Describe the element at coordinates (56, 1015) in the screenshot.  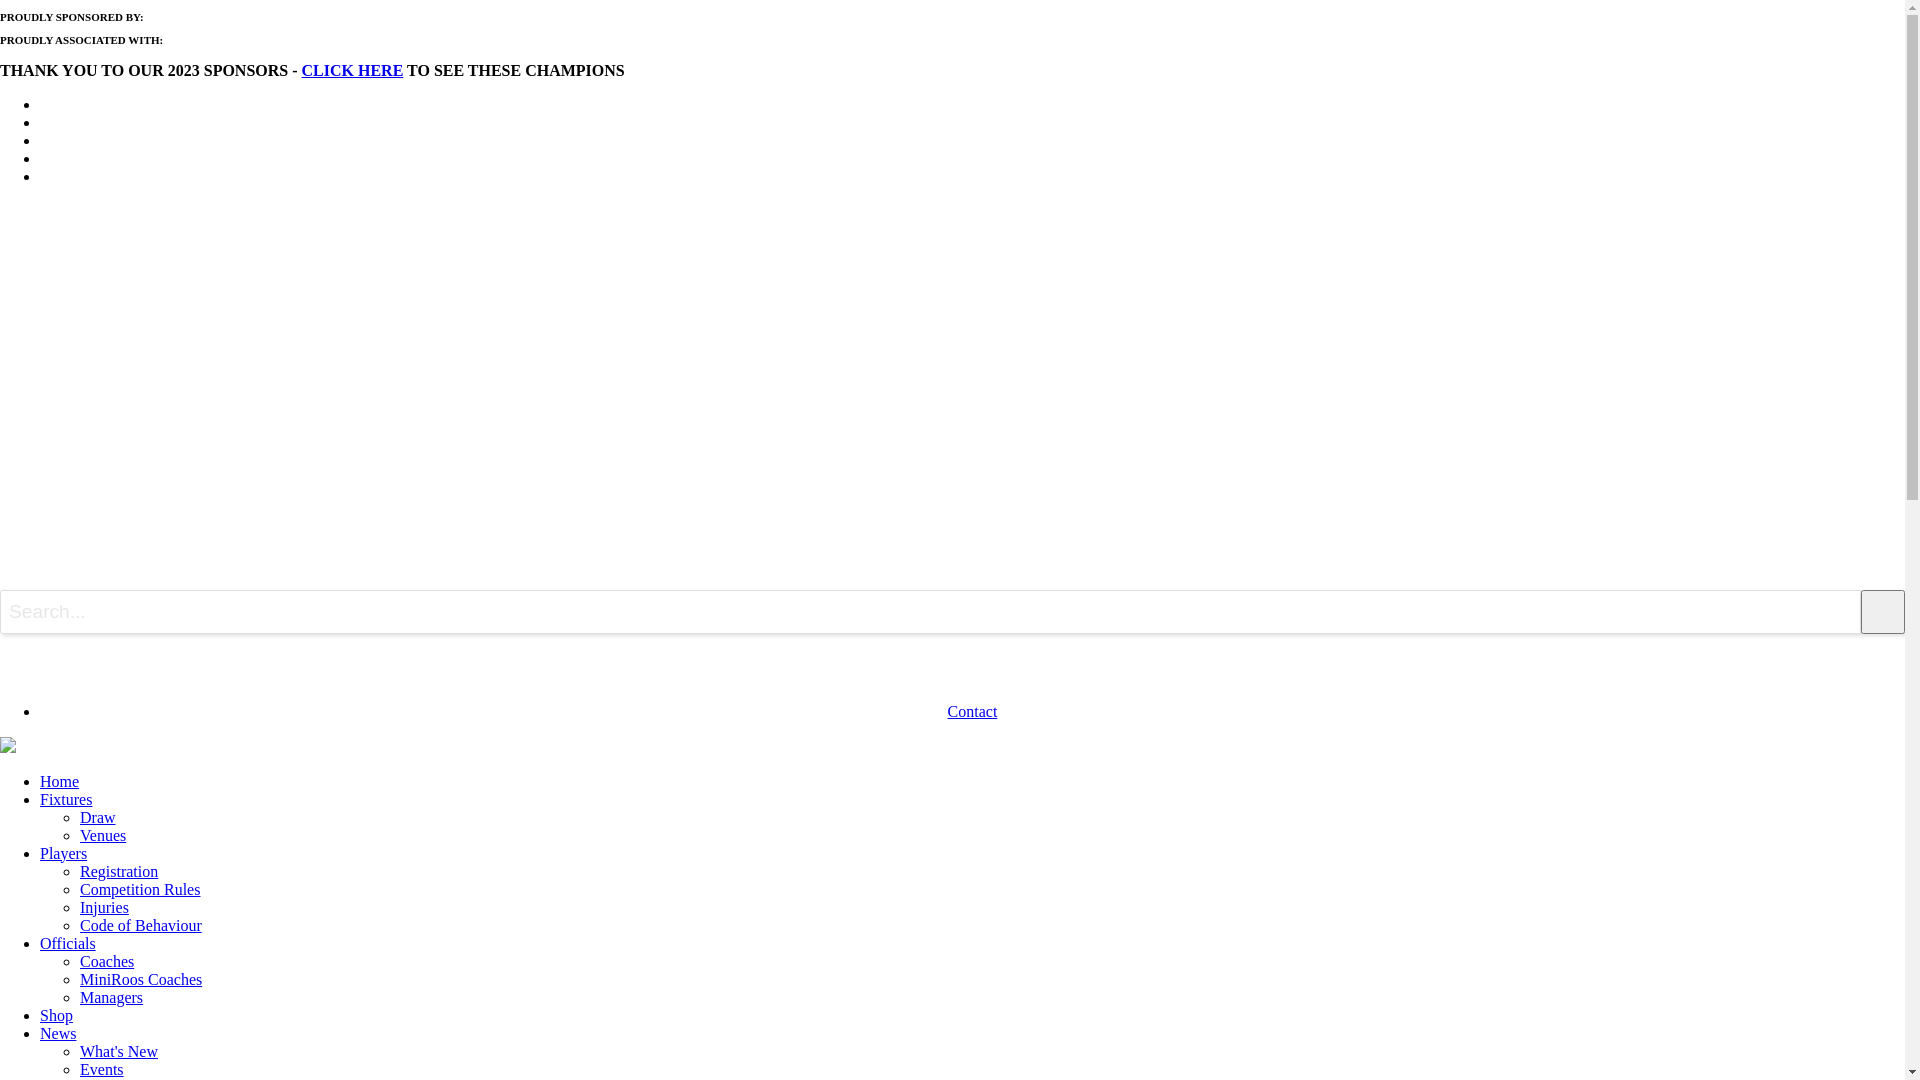
I see `'Shop'` at that location.